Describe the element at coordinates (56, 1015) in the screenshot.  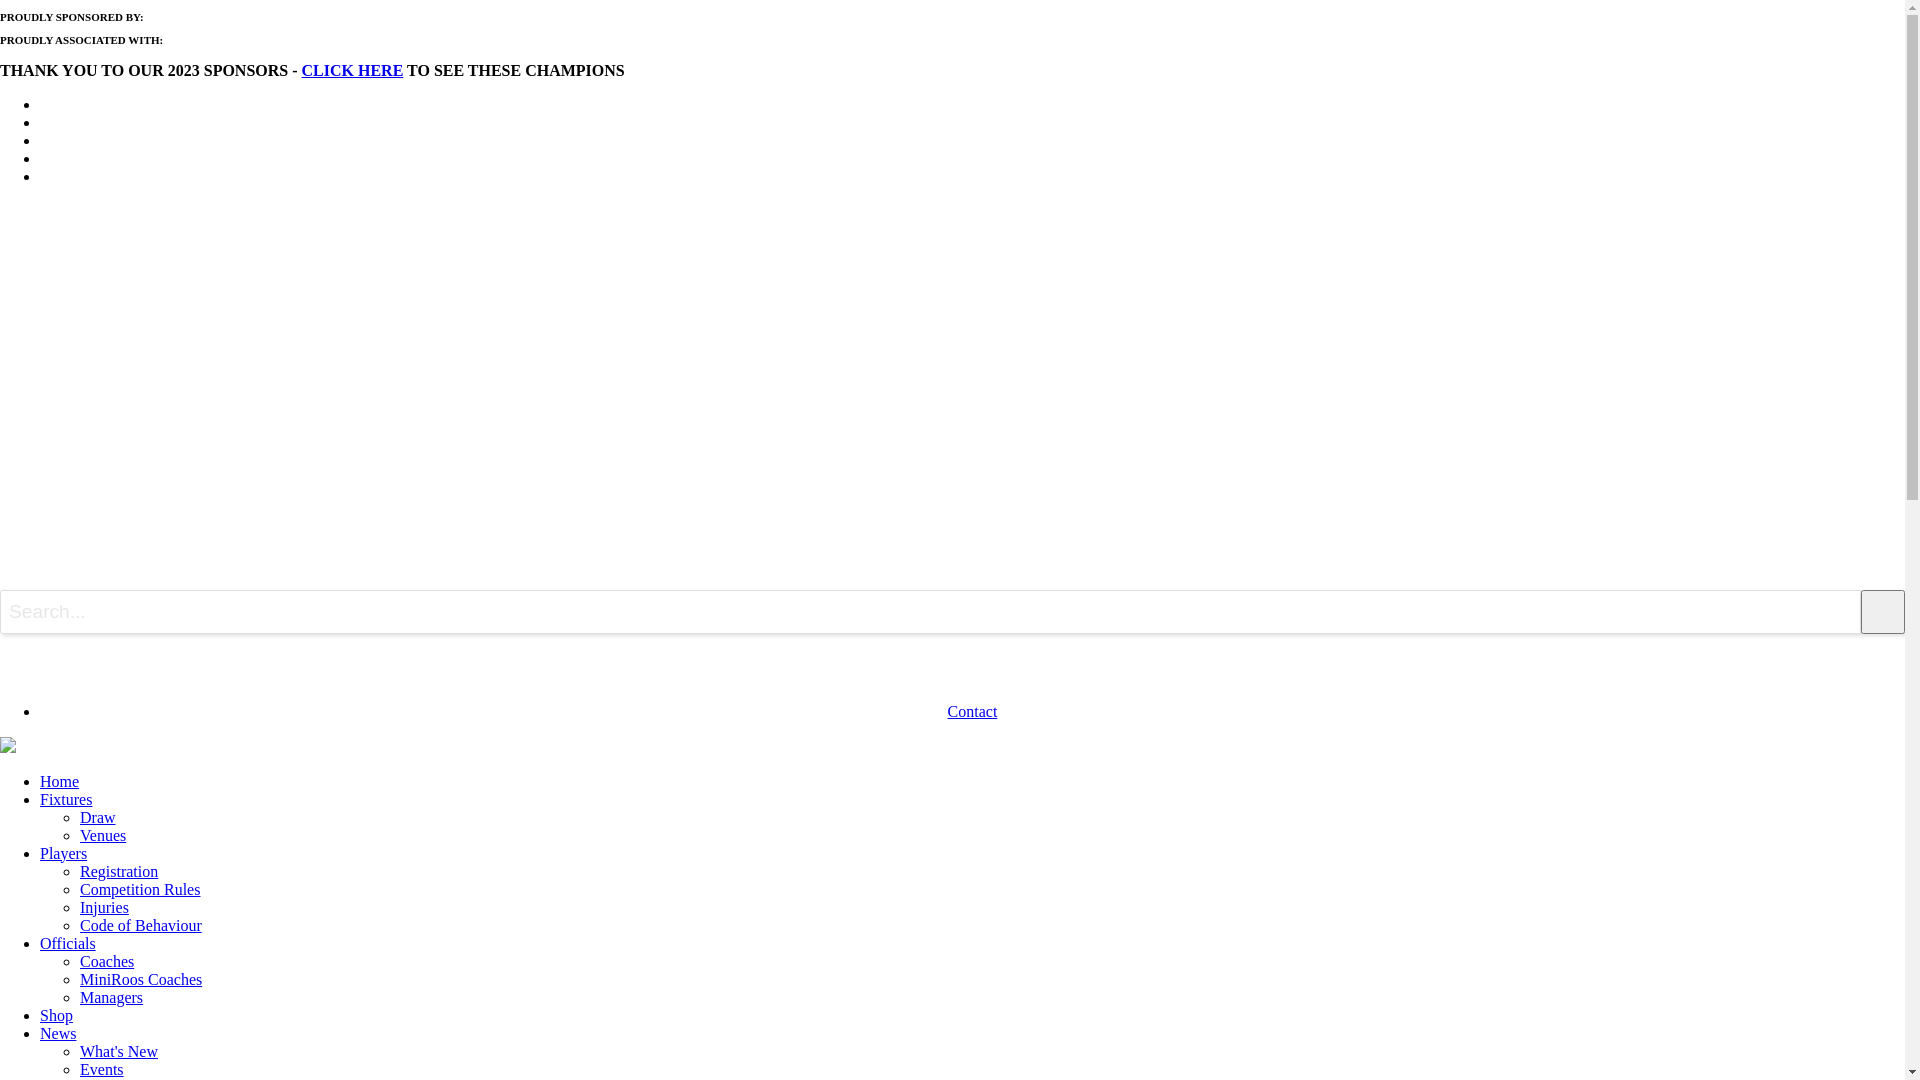
I see `'Shop'` at that location.